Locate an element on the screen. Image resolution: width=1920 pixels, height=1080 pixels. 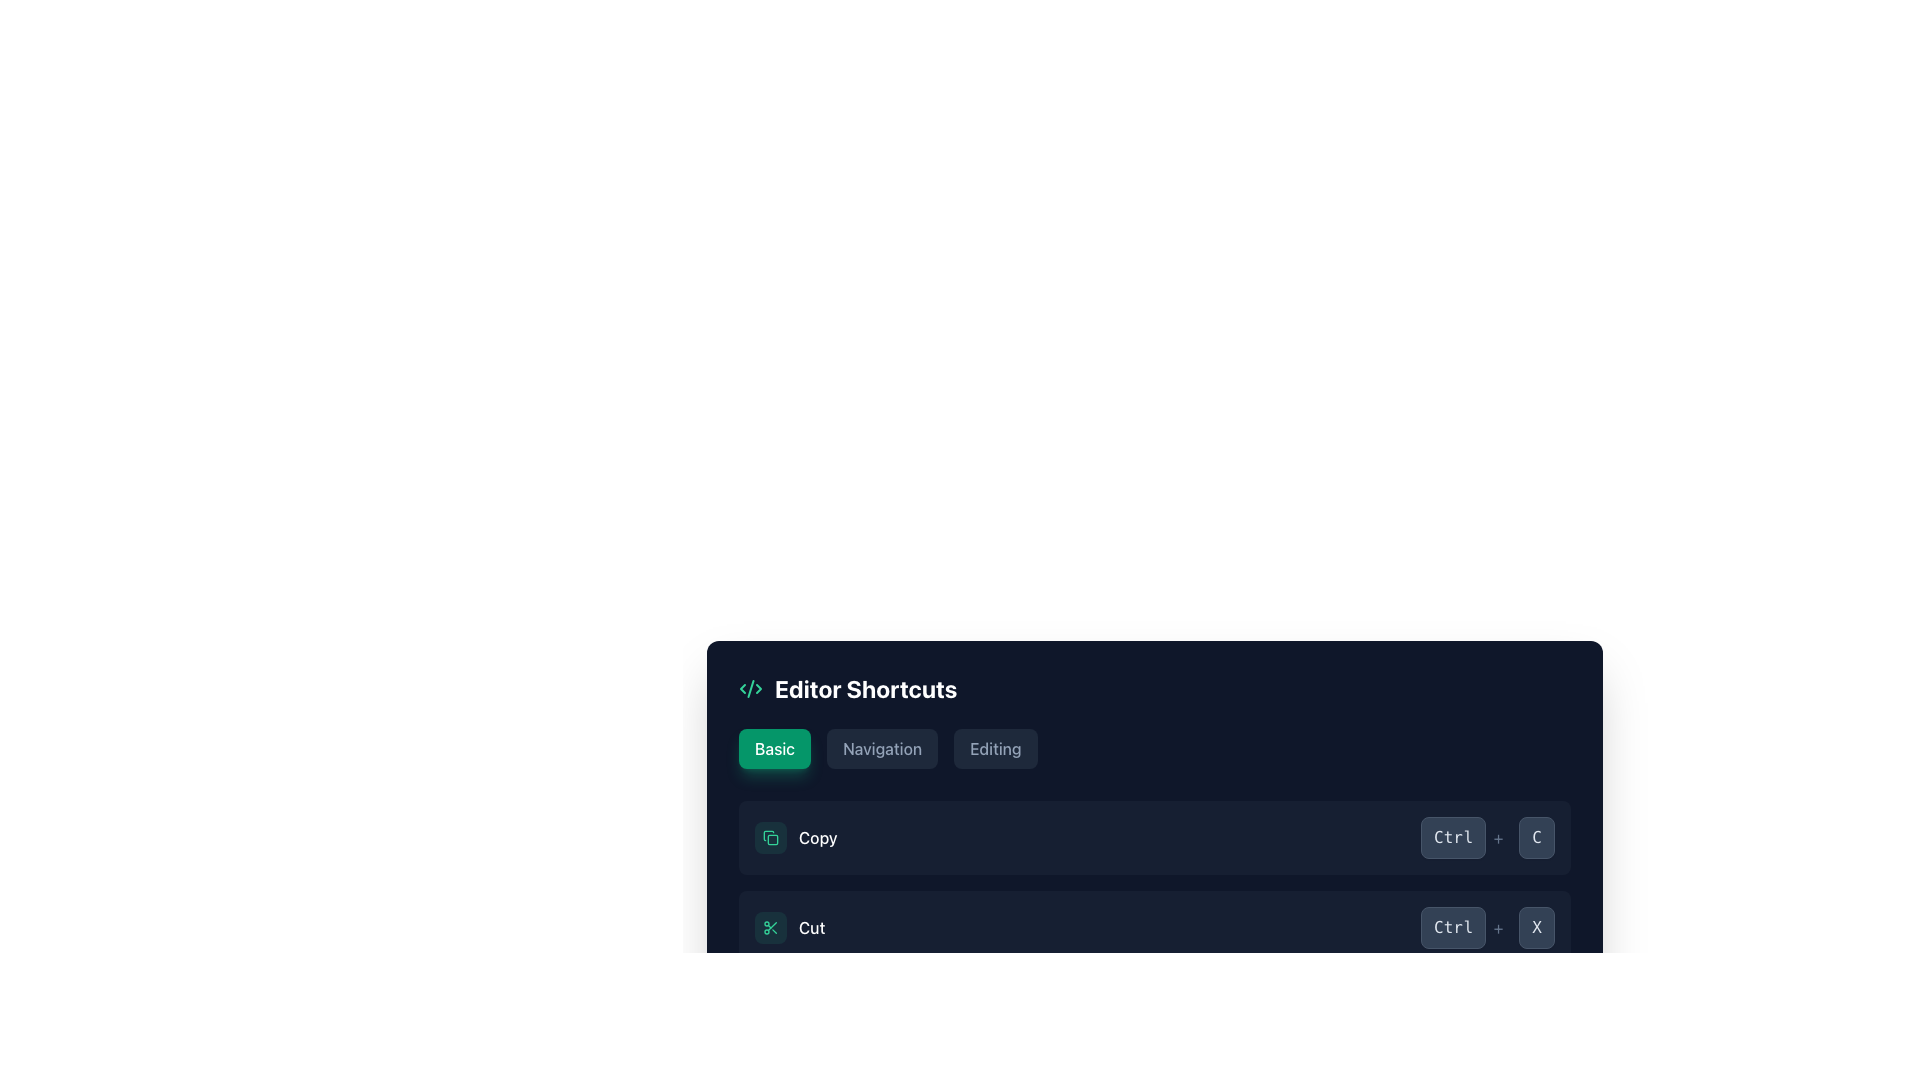
the Key display button, which is a rectangular button with a dark slate gray background and the letter 'S' in light gray font, located at the bottom-right corner of the interface is located at coordinates (1536, 1018).